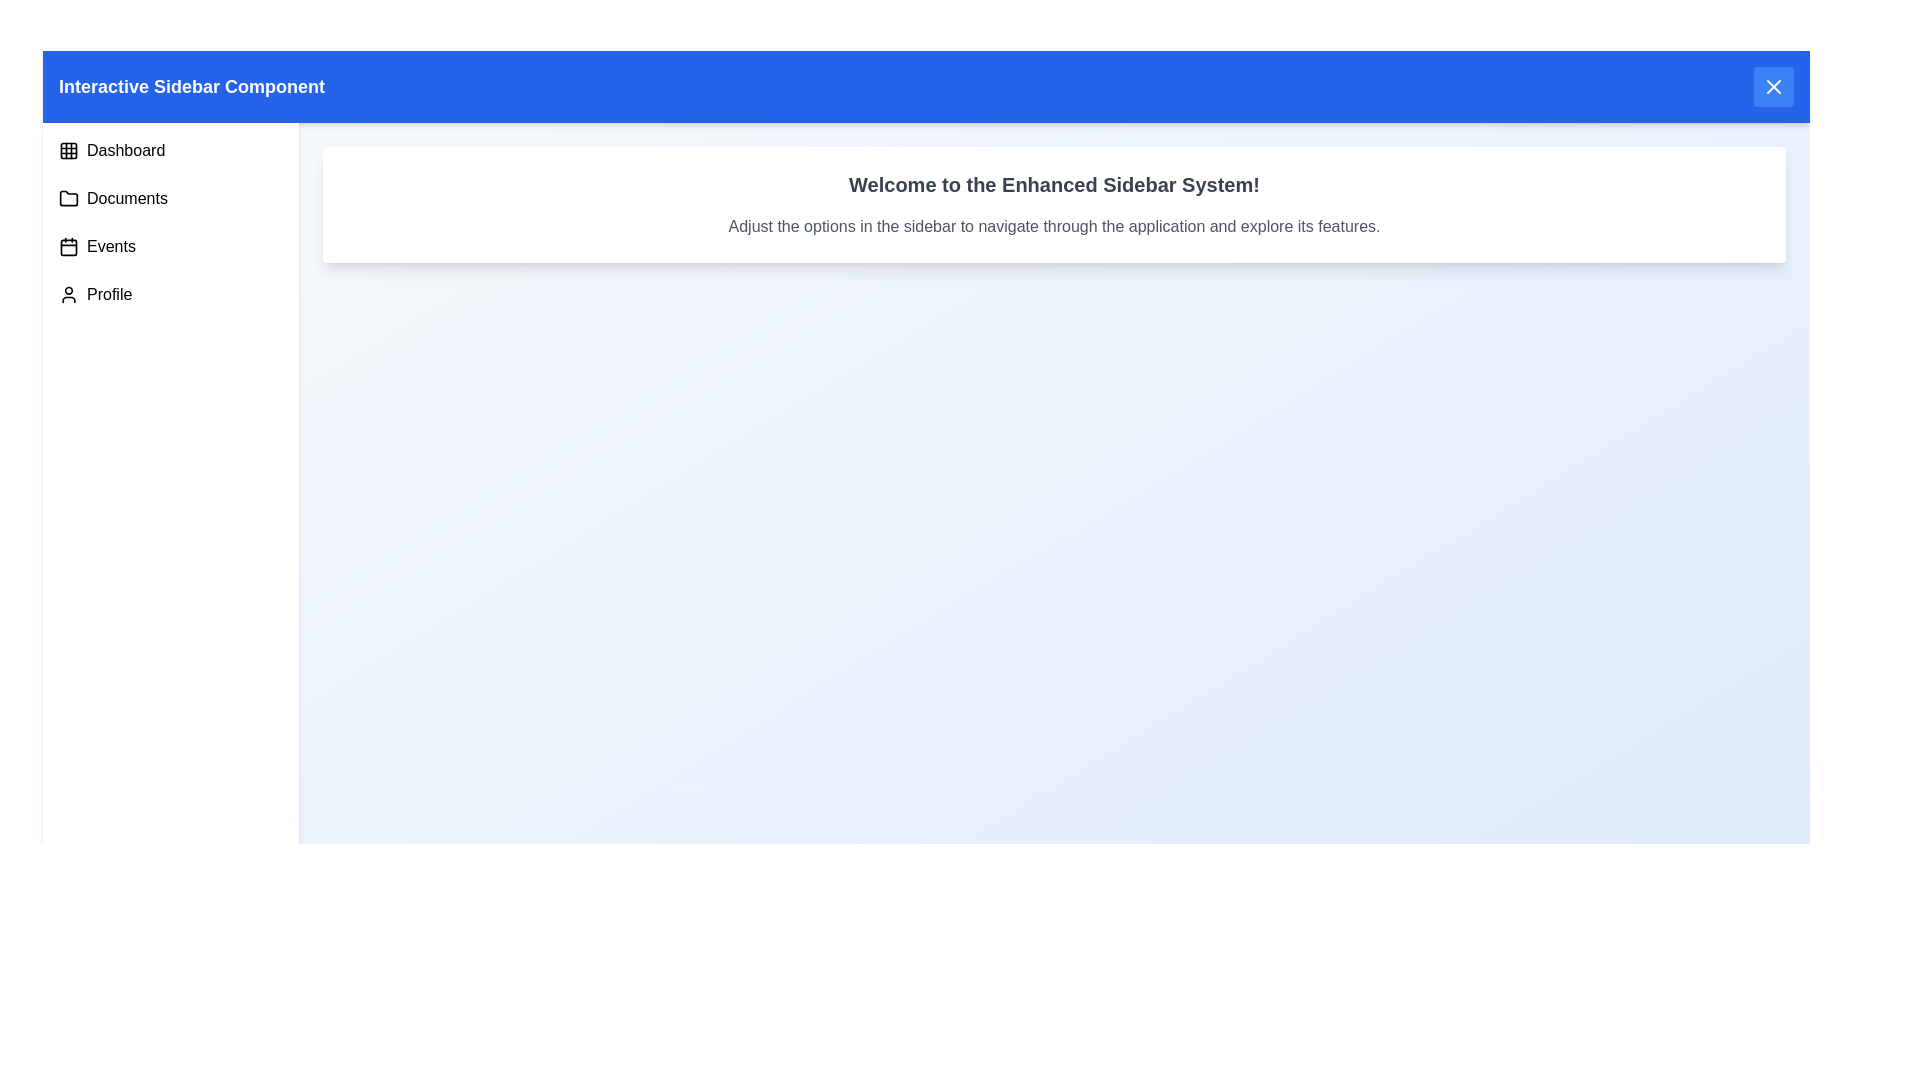 The height and width of the screenshot is (1080, 1920). What do you see at coordinates (68, 149) in the screenshot?
I see `the Dashboard icon located in the first cell of the top-left corner of the sidebar menu, which is part of a three-by-three grid structure` at bounding box center [68, 149].